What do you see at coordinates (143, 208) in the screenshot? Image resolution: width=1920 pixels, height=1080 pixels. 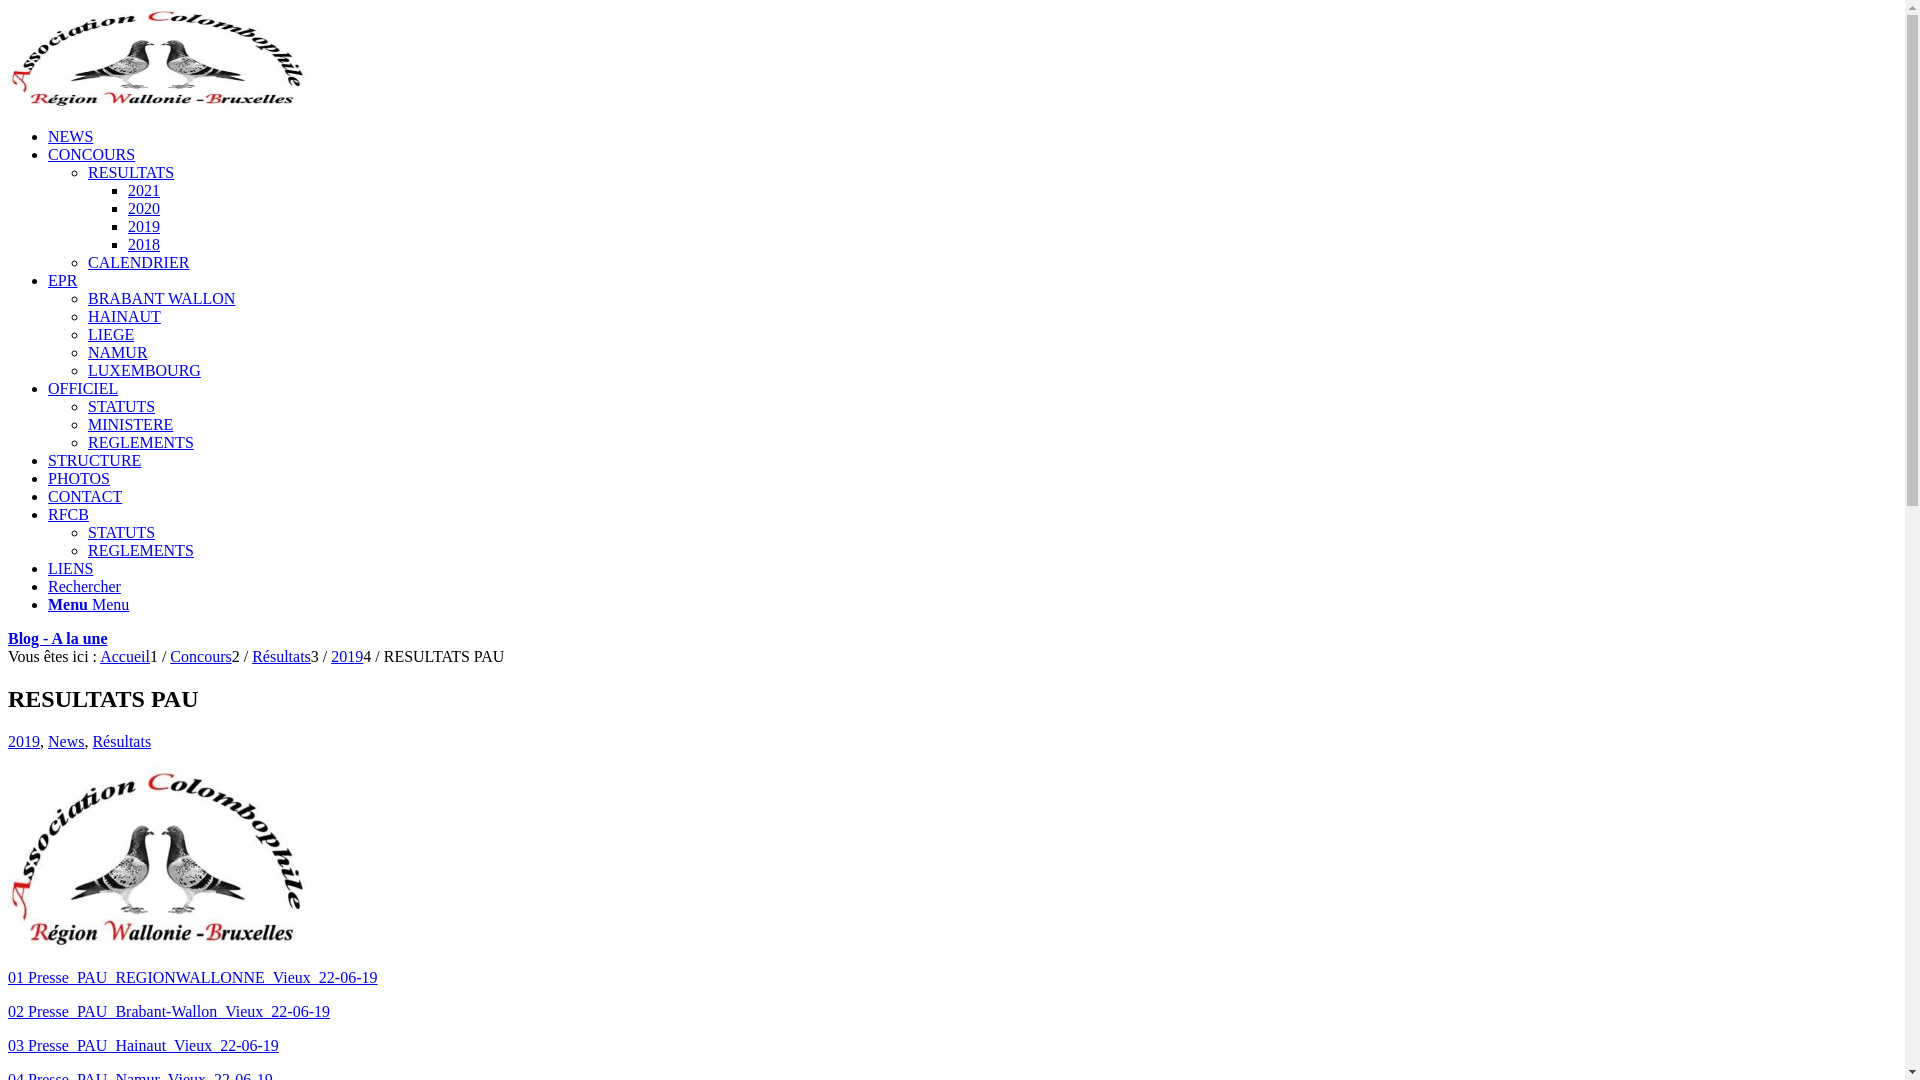 I see `'2020'` at bounding box center [143, 208].